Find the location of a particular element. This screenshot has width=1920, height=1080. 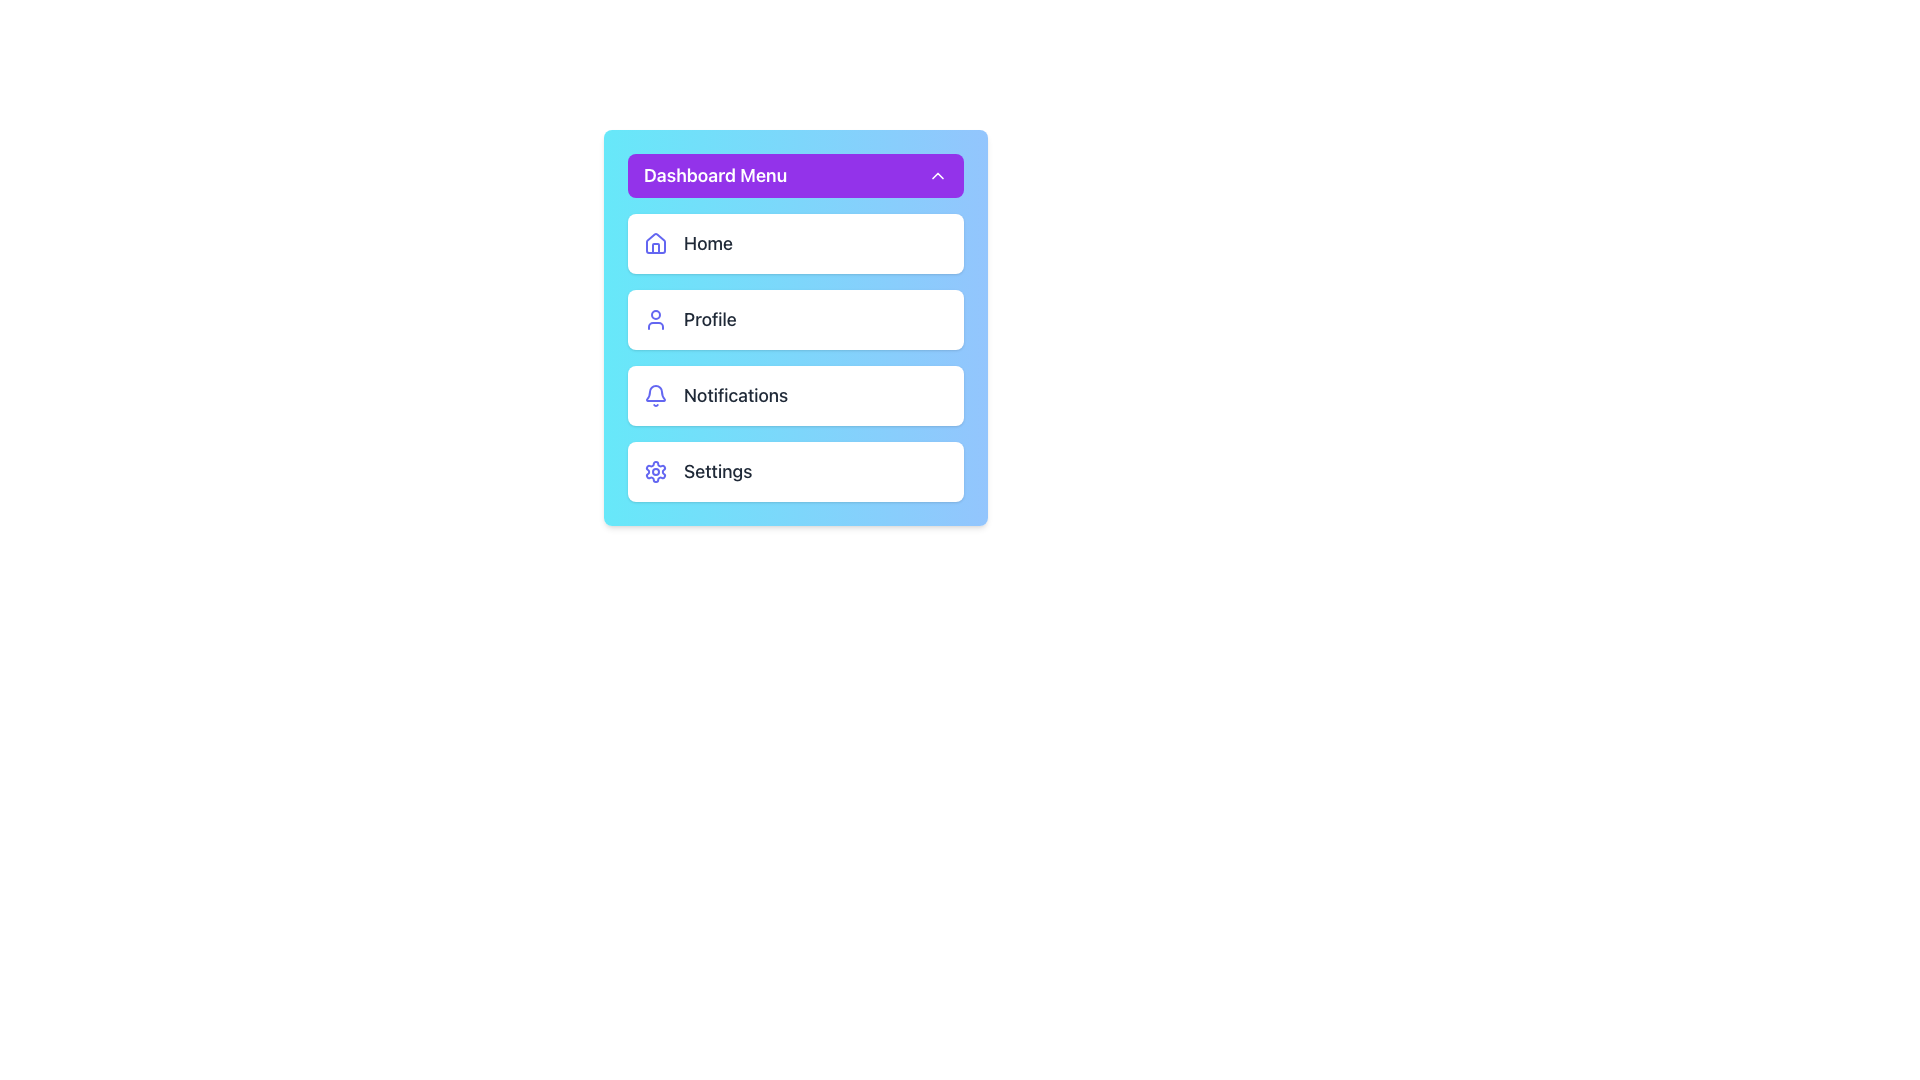

the chevron icon on the right side of the purple 'Dashboard Menu' bar is located at coordinates (936, 175).